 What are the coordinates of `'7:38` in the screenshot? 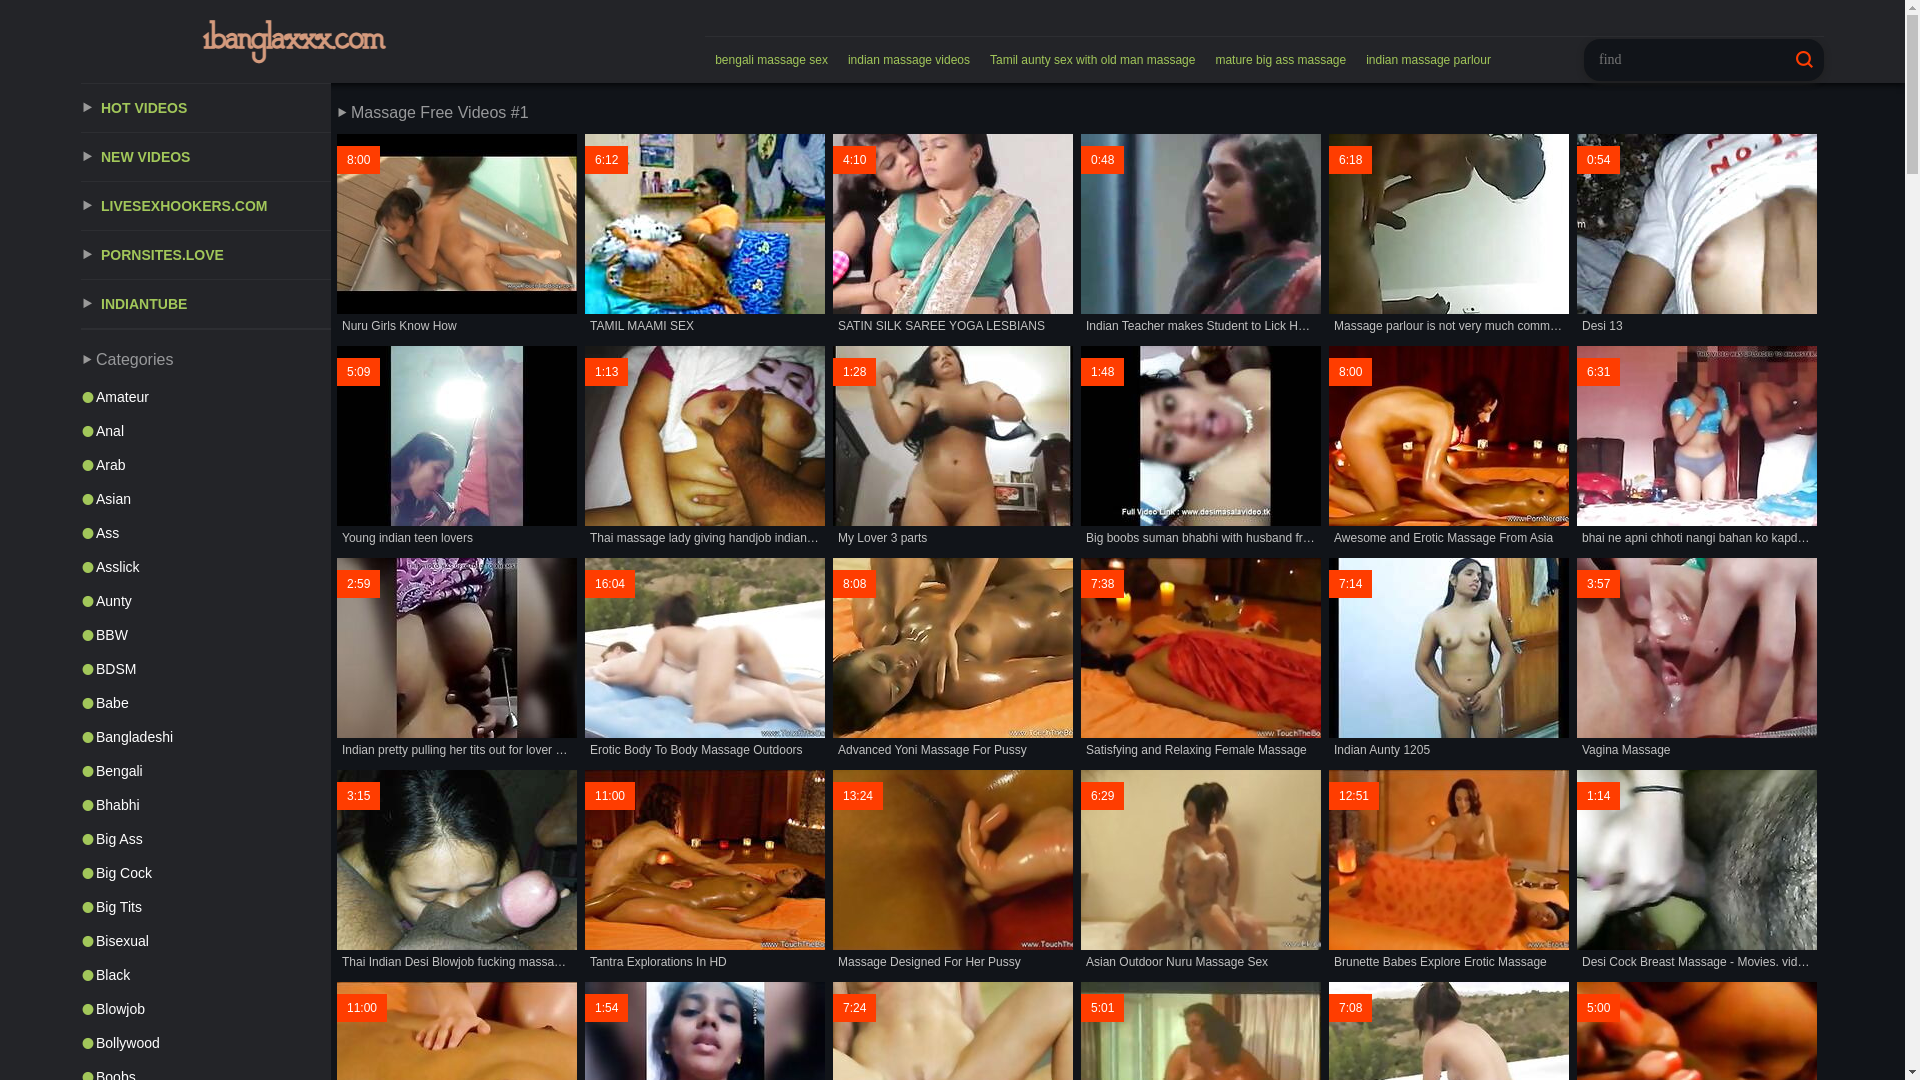 It's located at (1200, 659).